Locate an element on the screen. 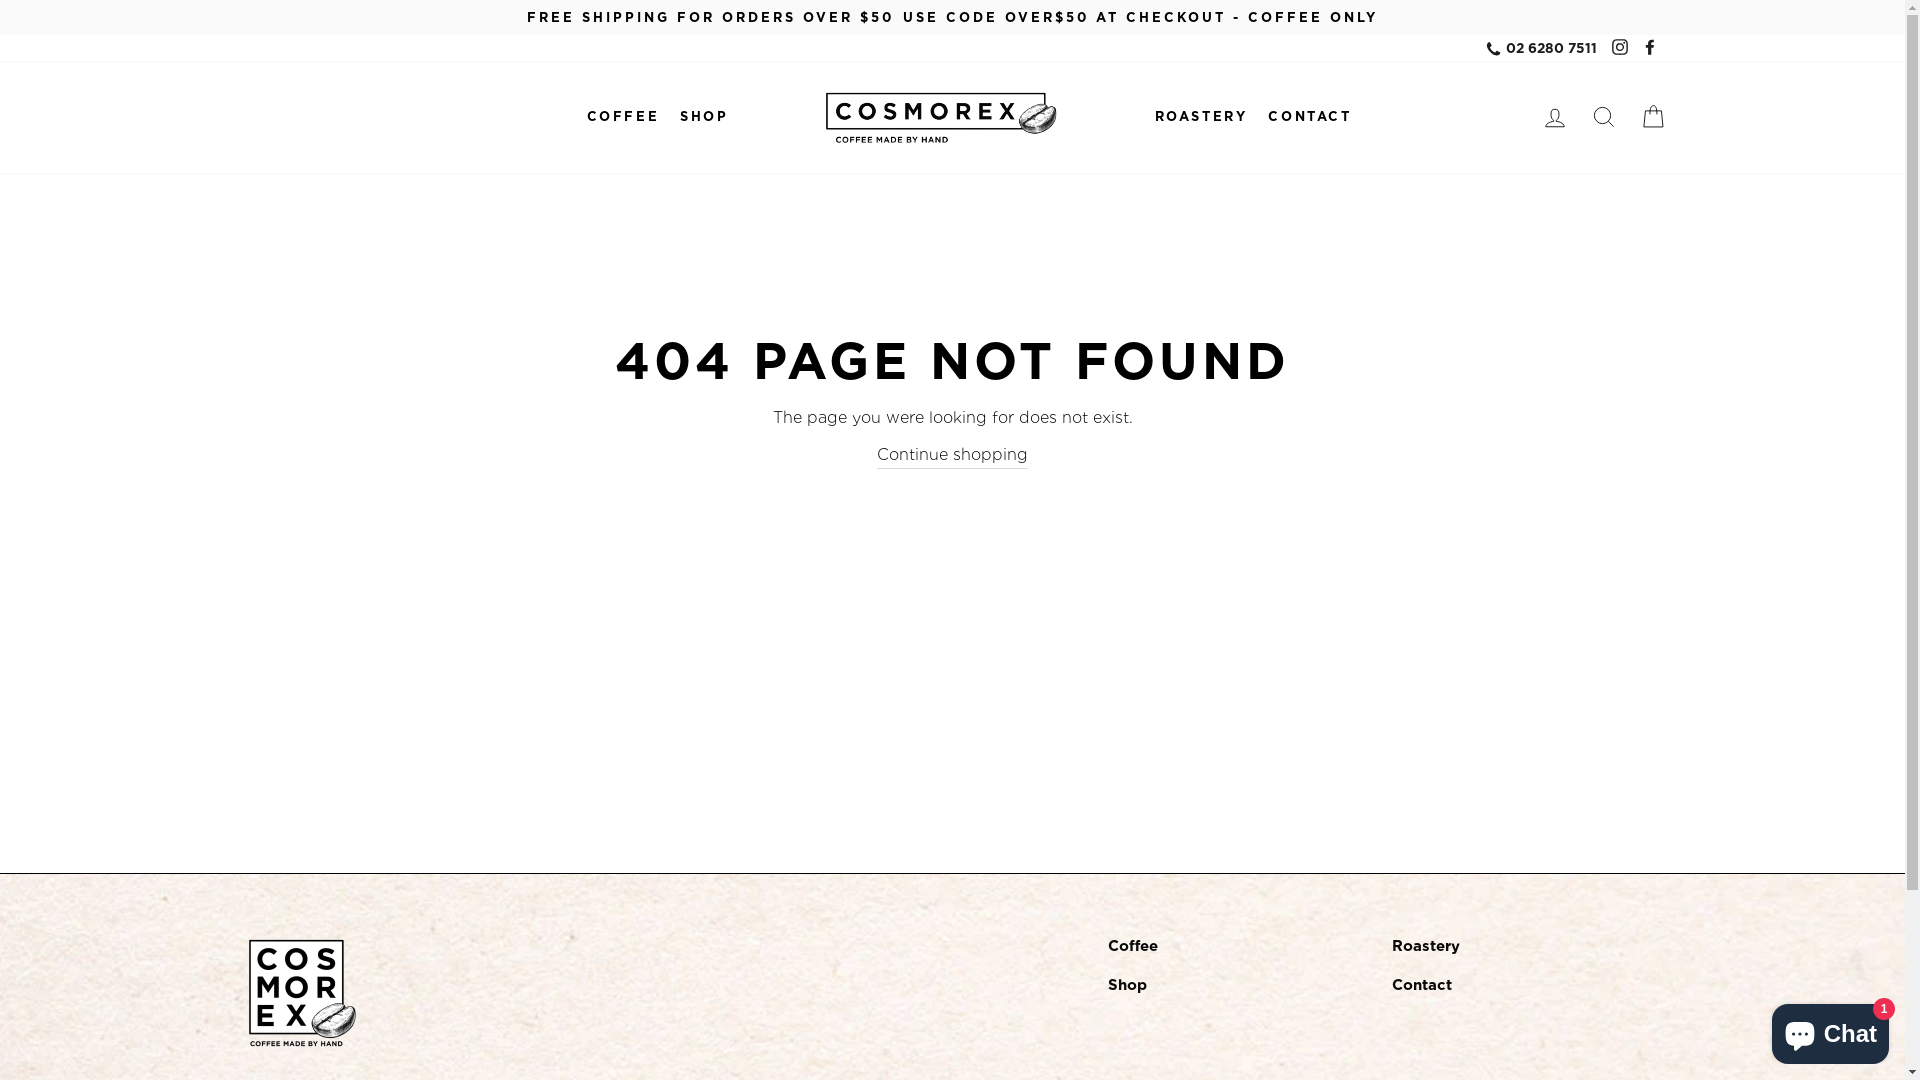 Image resolution: width=1920 pixels, height=1080 pixels. 'Shopify online store chat' is located at coordinates (1830, 1029).